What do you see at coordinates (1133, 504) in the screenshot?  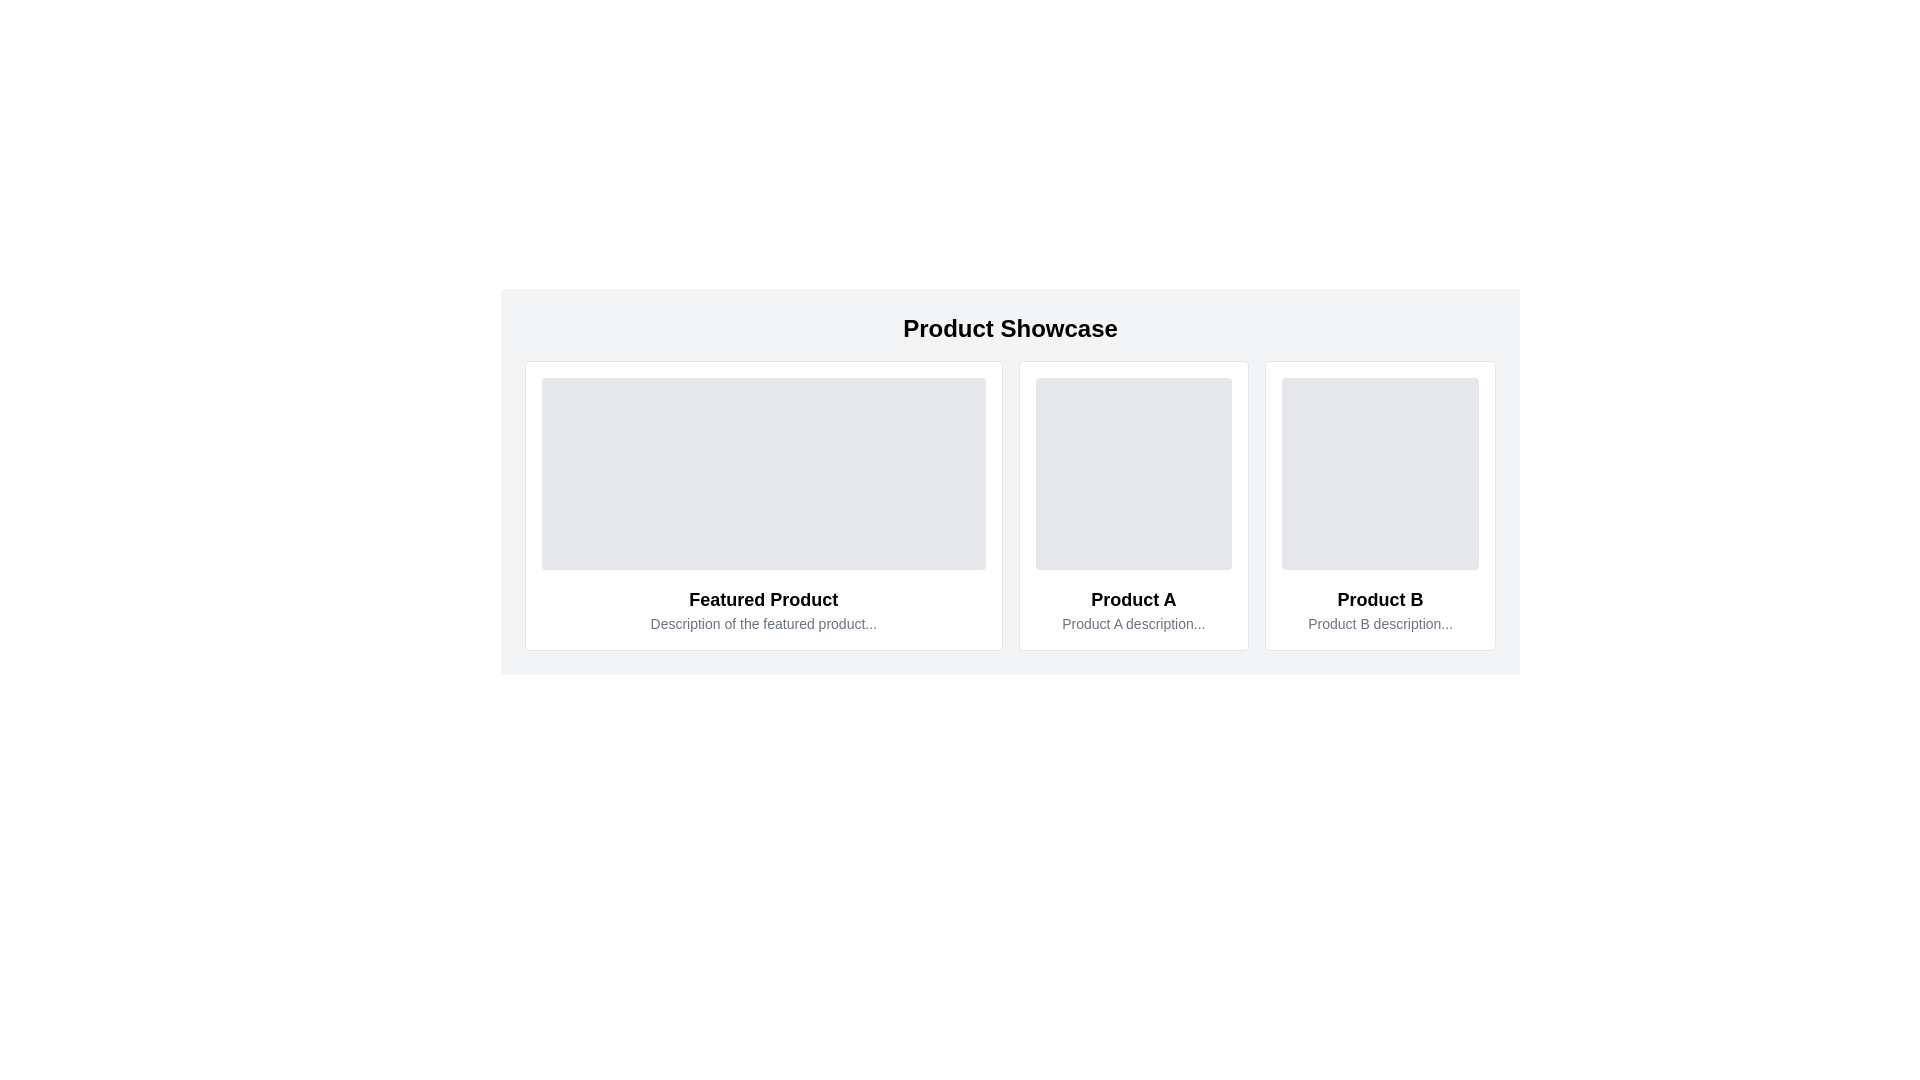 I see `the rectangular card featuring 'Product A' with a light background and rounded corners, located in the second column of the grid layout` at bounding box center [1133, 504].